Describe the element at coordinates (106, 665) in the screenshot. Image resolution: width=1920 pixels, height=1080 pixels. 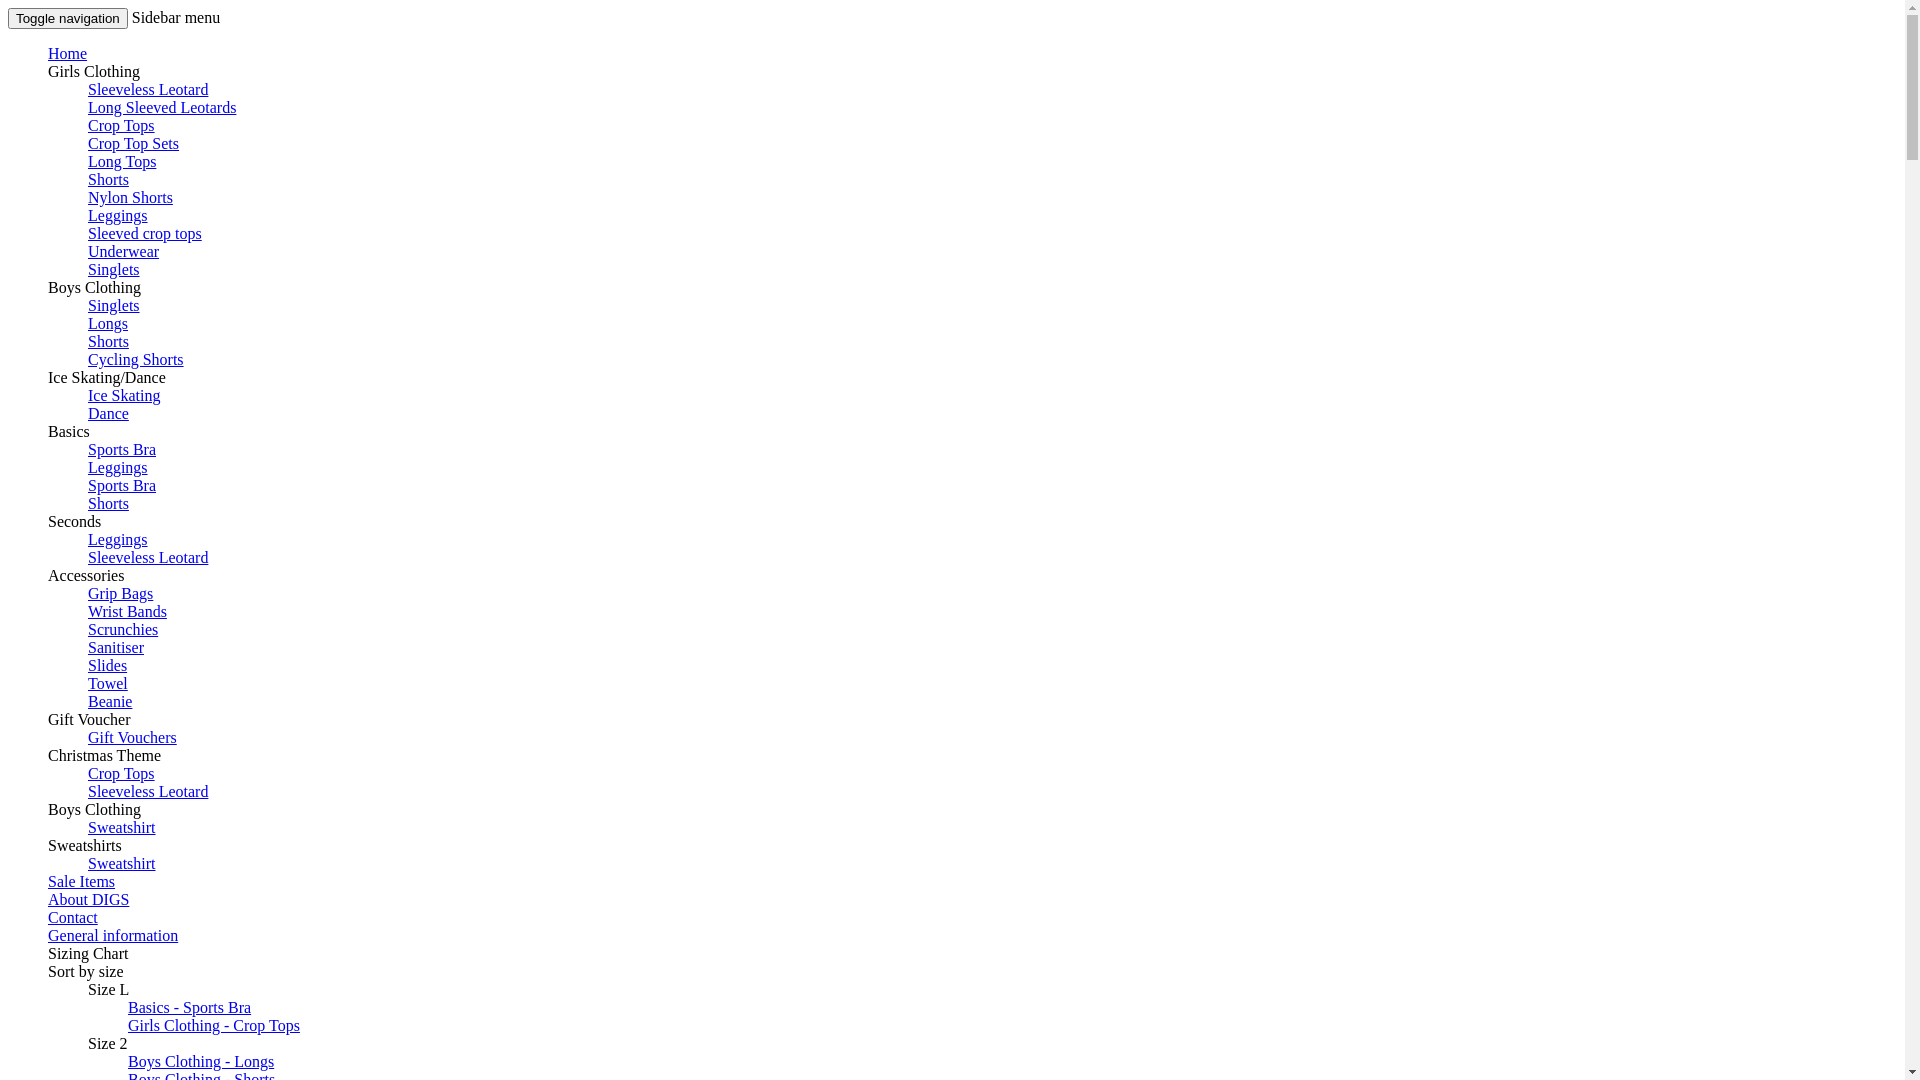
I see `'Slides'` at that location.